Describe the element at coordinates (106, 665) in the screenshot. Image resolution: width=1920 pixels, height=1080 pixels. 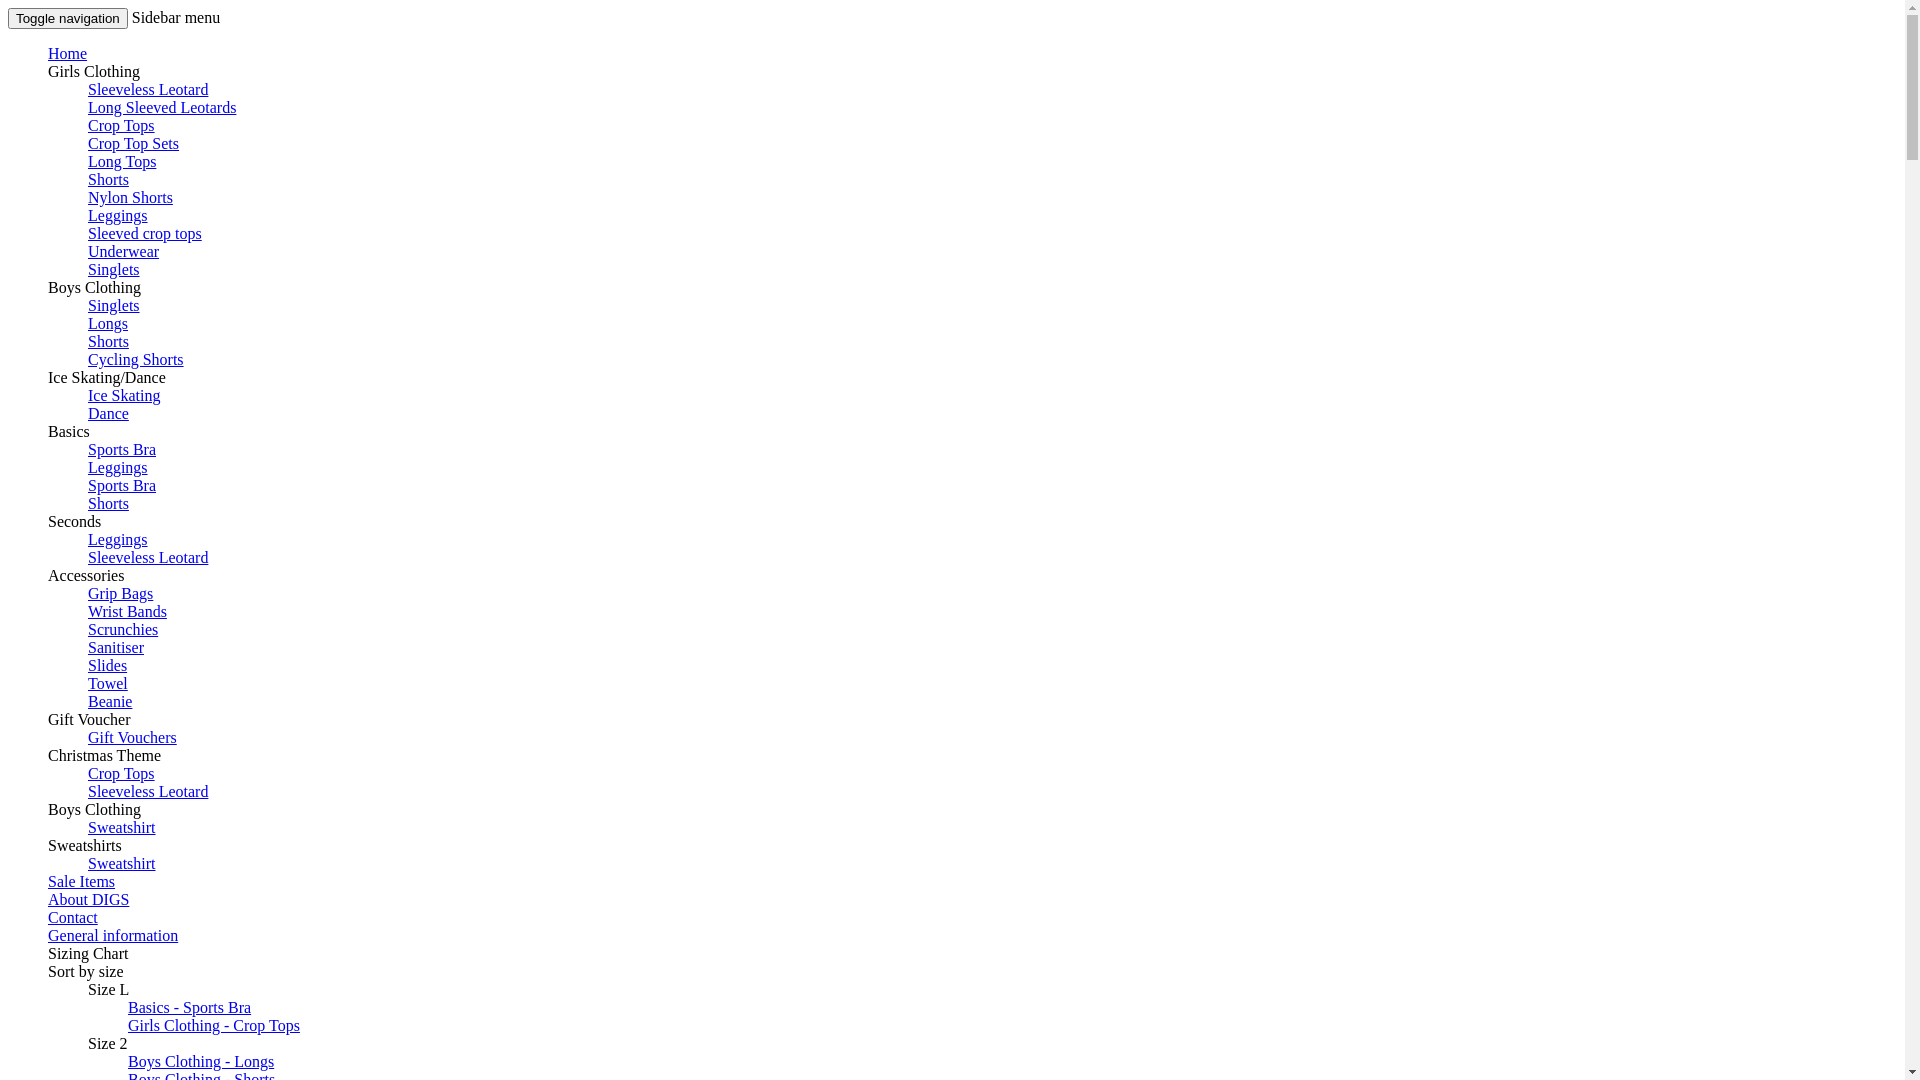
I see `'Slides'` at that location.